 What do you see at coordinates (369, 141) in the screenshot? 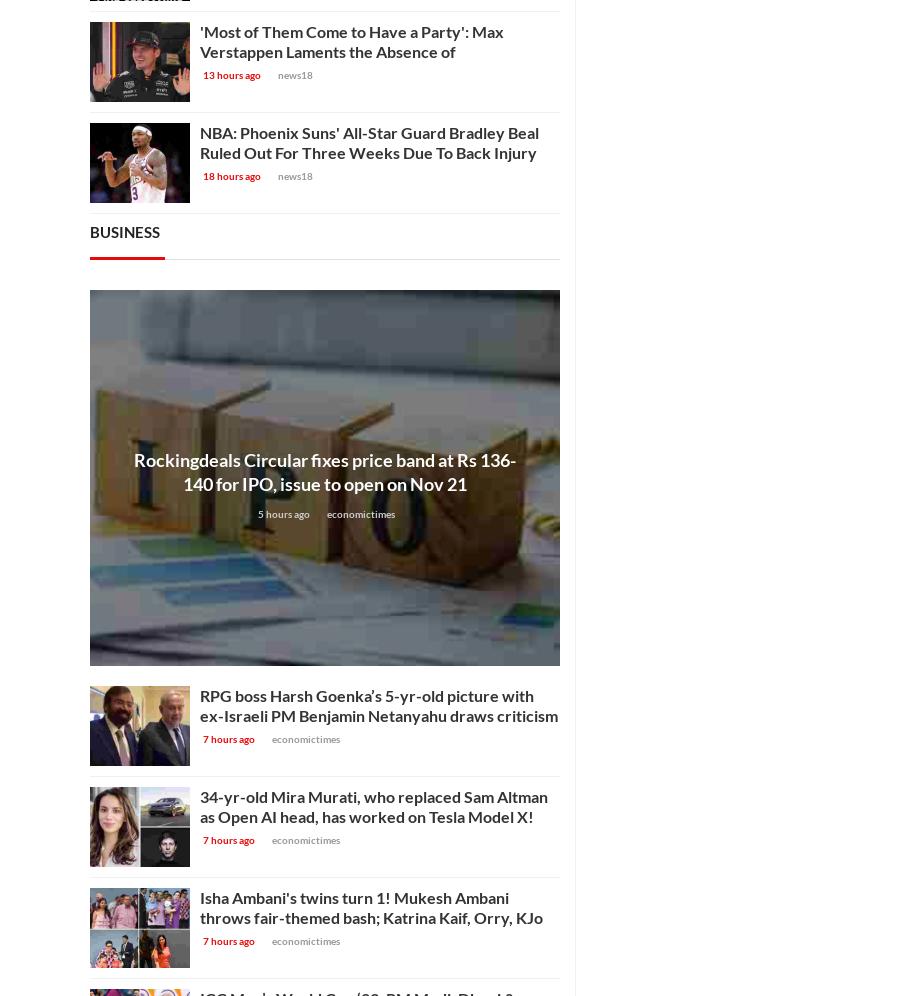
I see `'NBA: Phoenix Suns' All-Star Guard Bradley Beal Ruled Out For Three Weeks Due To Back Injury'` at bounding box center [369, 141].